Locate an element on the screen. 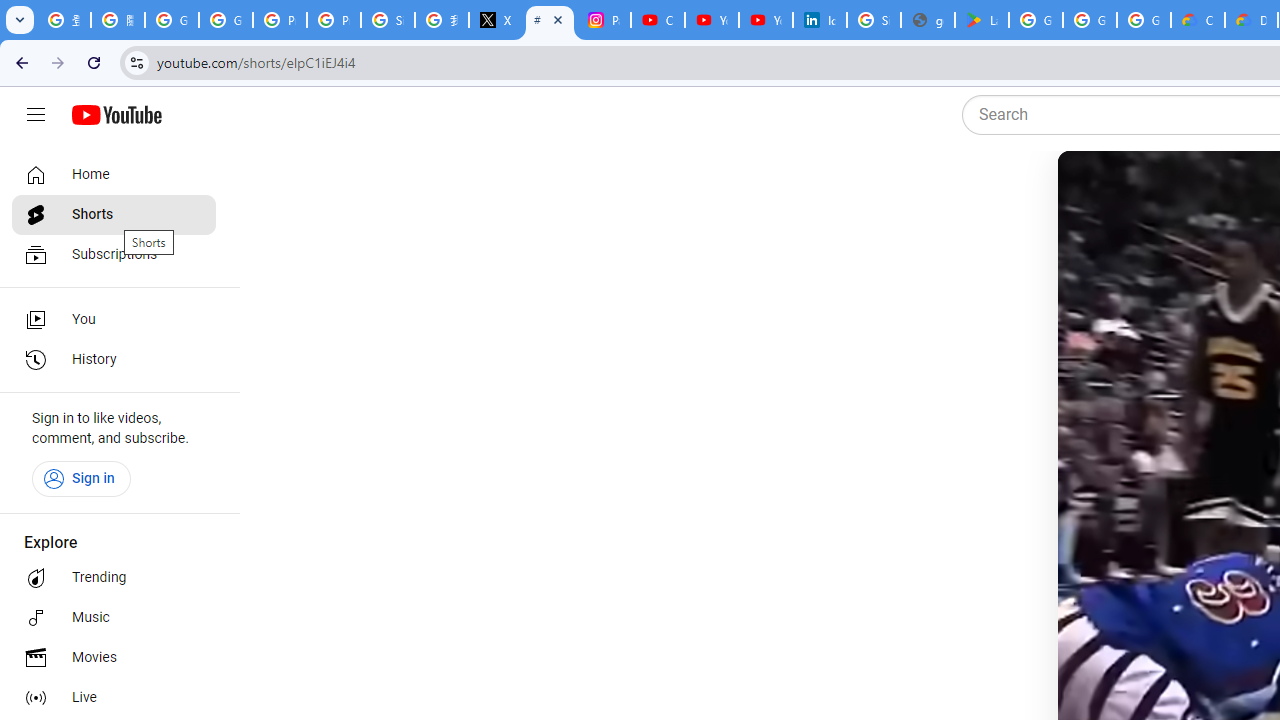  'Last Shelter: Survival - Apps on Google Play' is located at coordinates (981, 20).